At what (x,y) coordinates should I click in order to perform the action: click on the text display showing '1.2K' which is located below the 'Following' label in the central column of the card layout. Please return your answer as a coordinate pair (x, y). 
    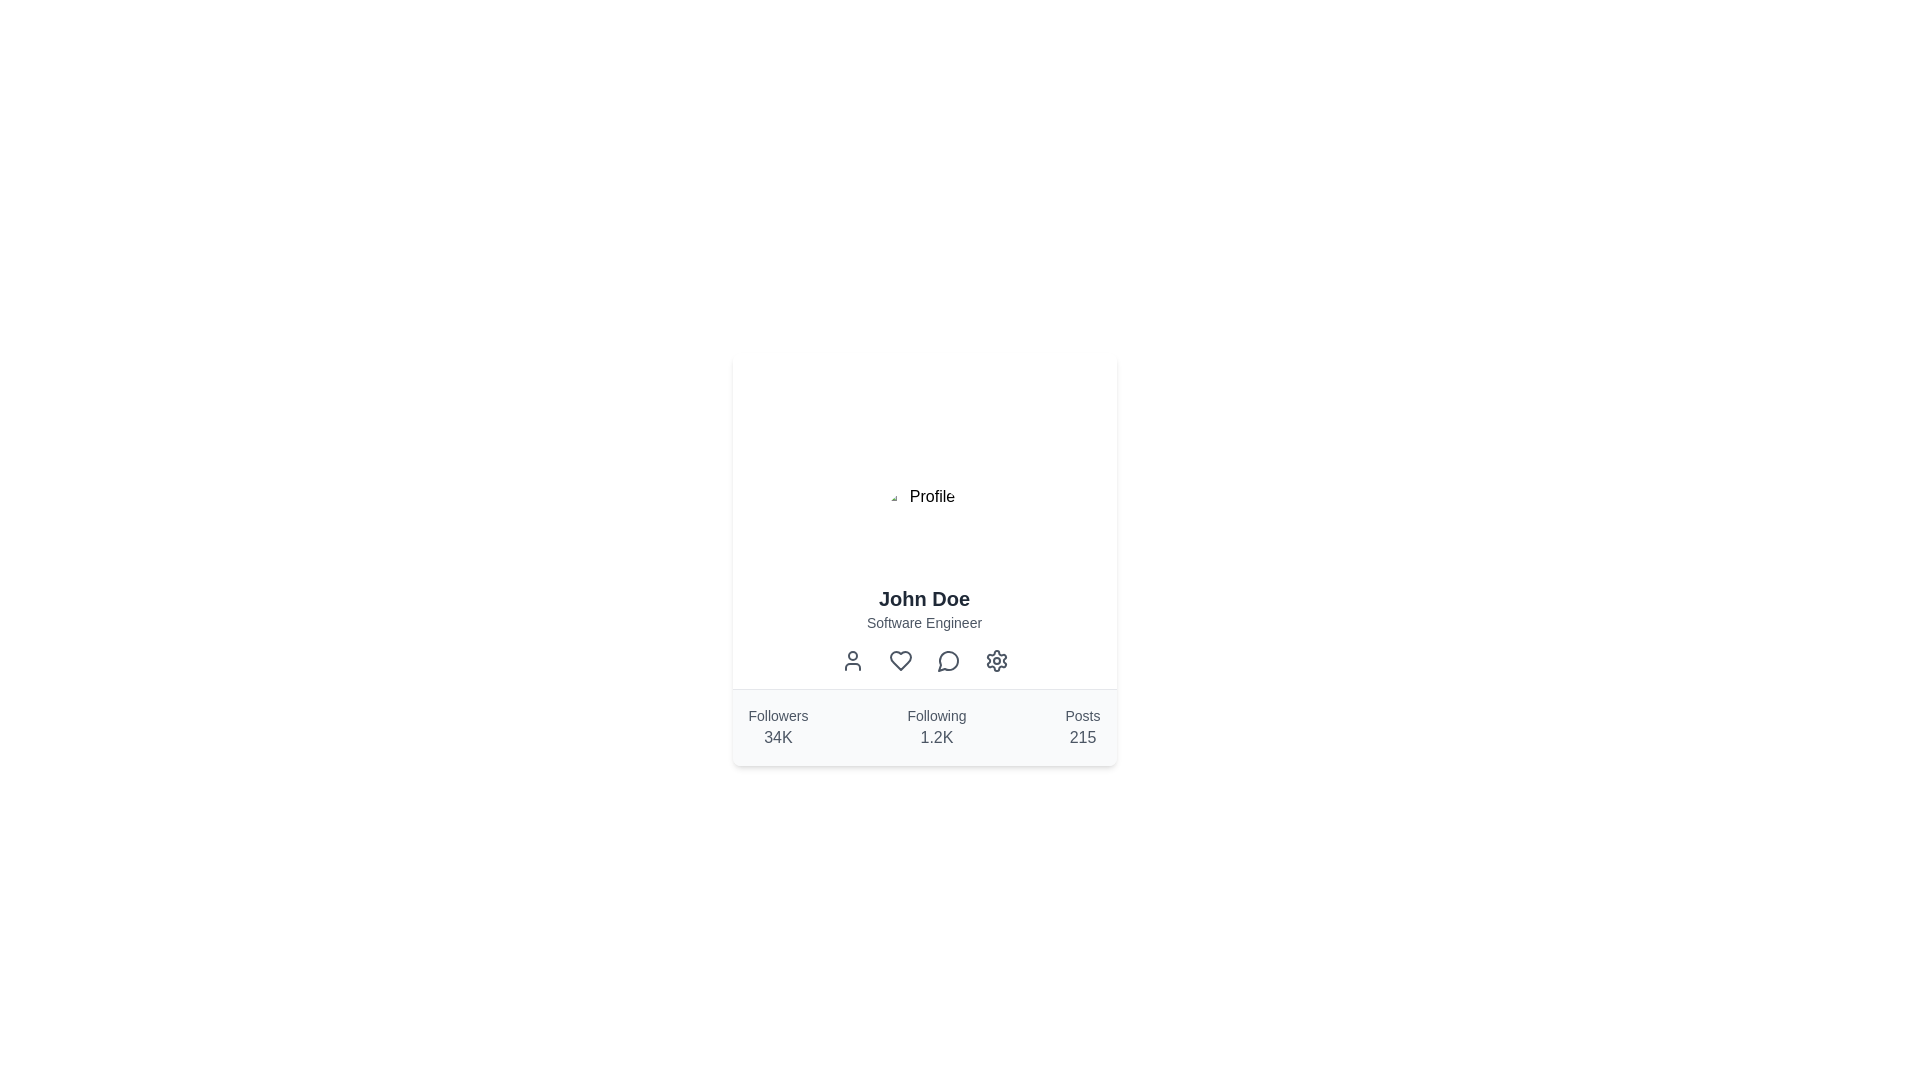
    Looking at the image, I should click on (935, 737).